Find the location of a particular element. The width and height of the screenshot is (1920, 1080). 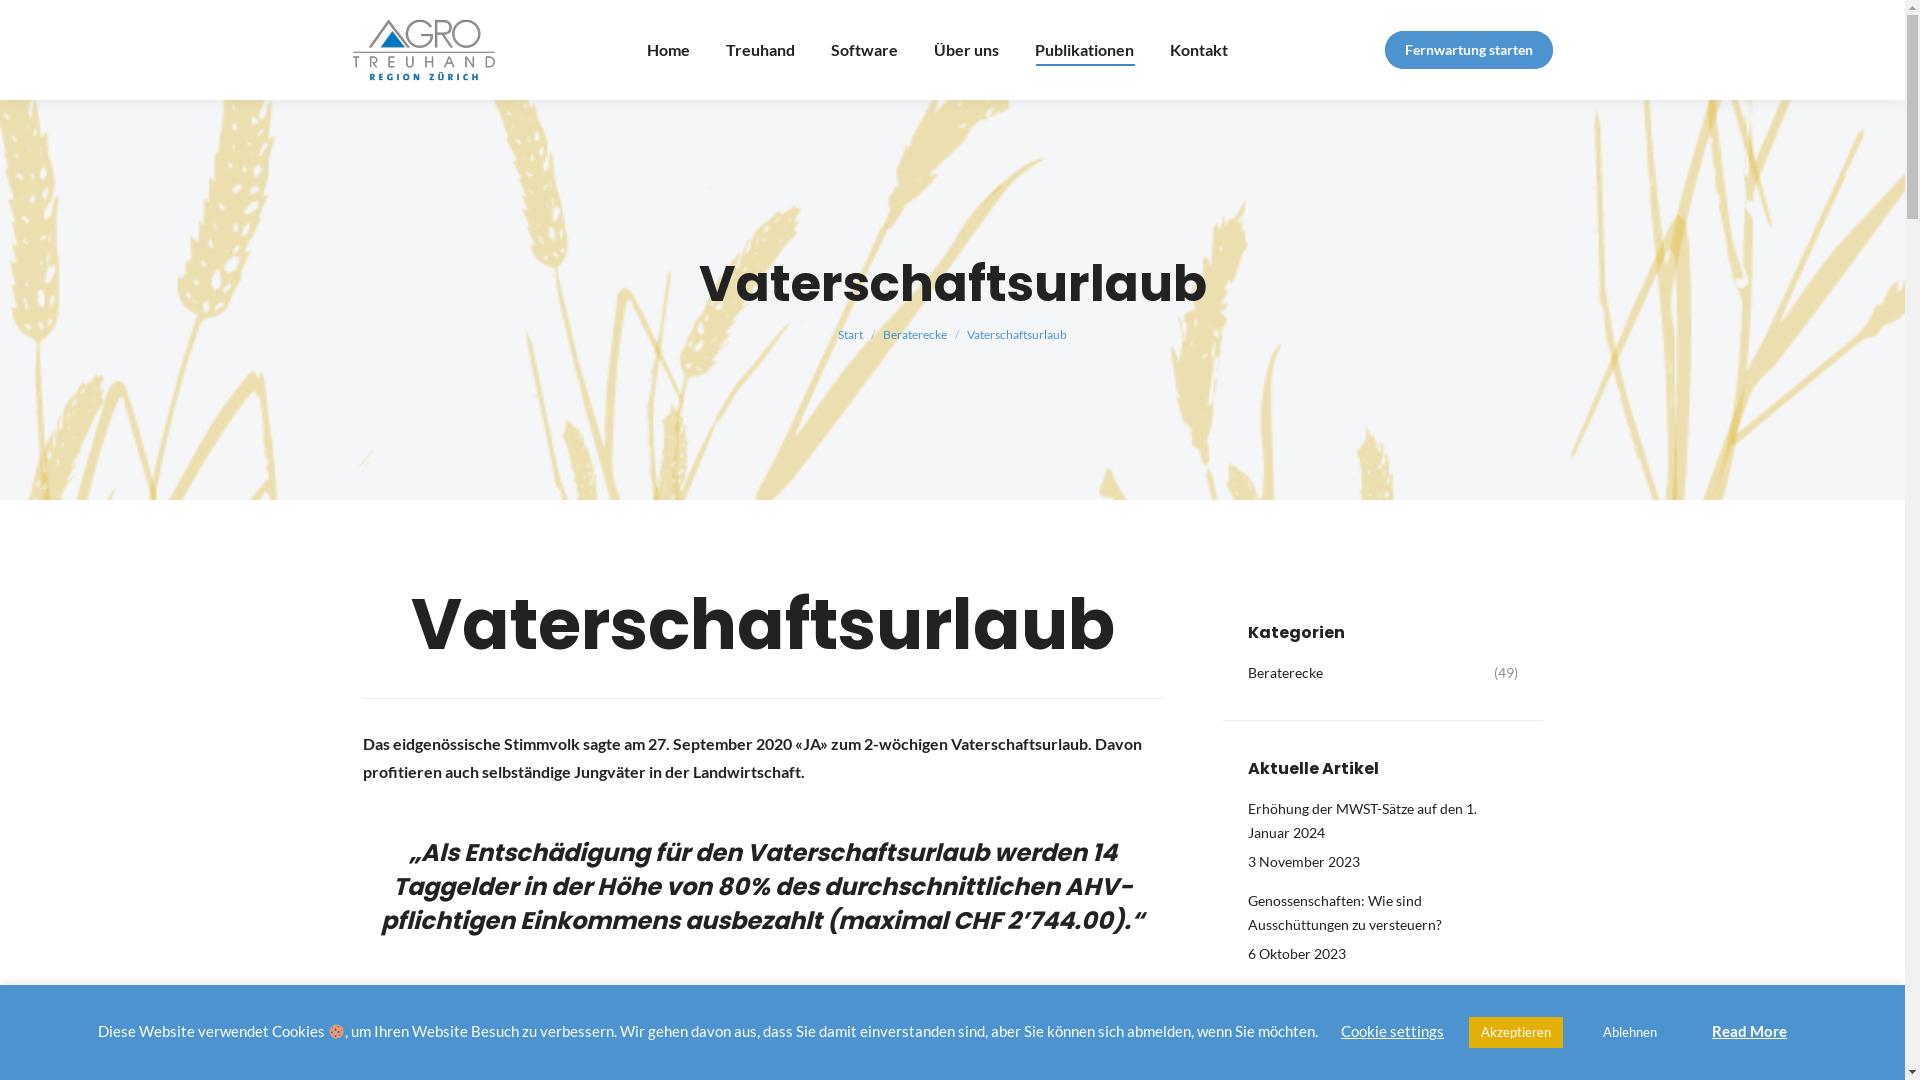

'Zahlungsverkehr und Buchhaltung' is located at coordinates (1354, 992).